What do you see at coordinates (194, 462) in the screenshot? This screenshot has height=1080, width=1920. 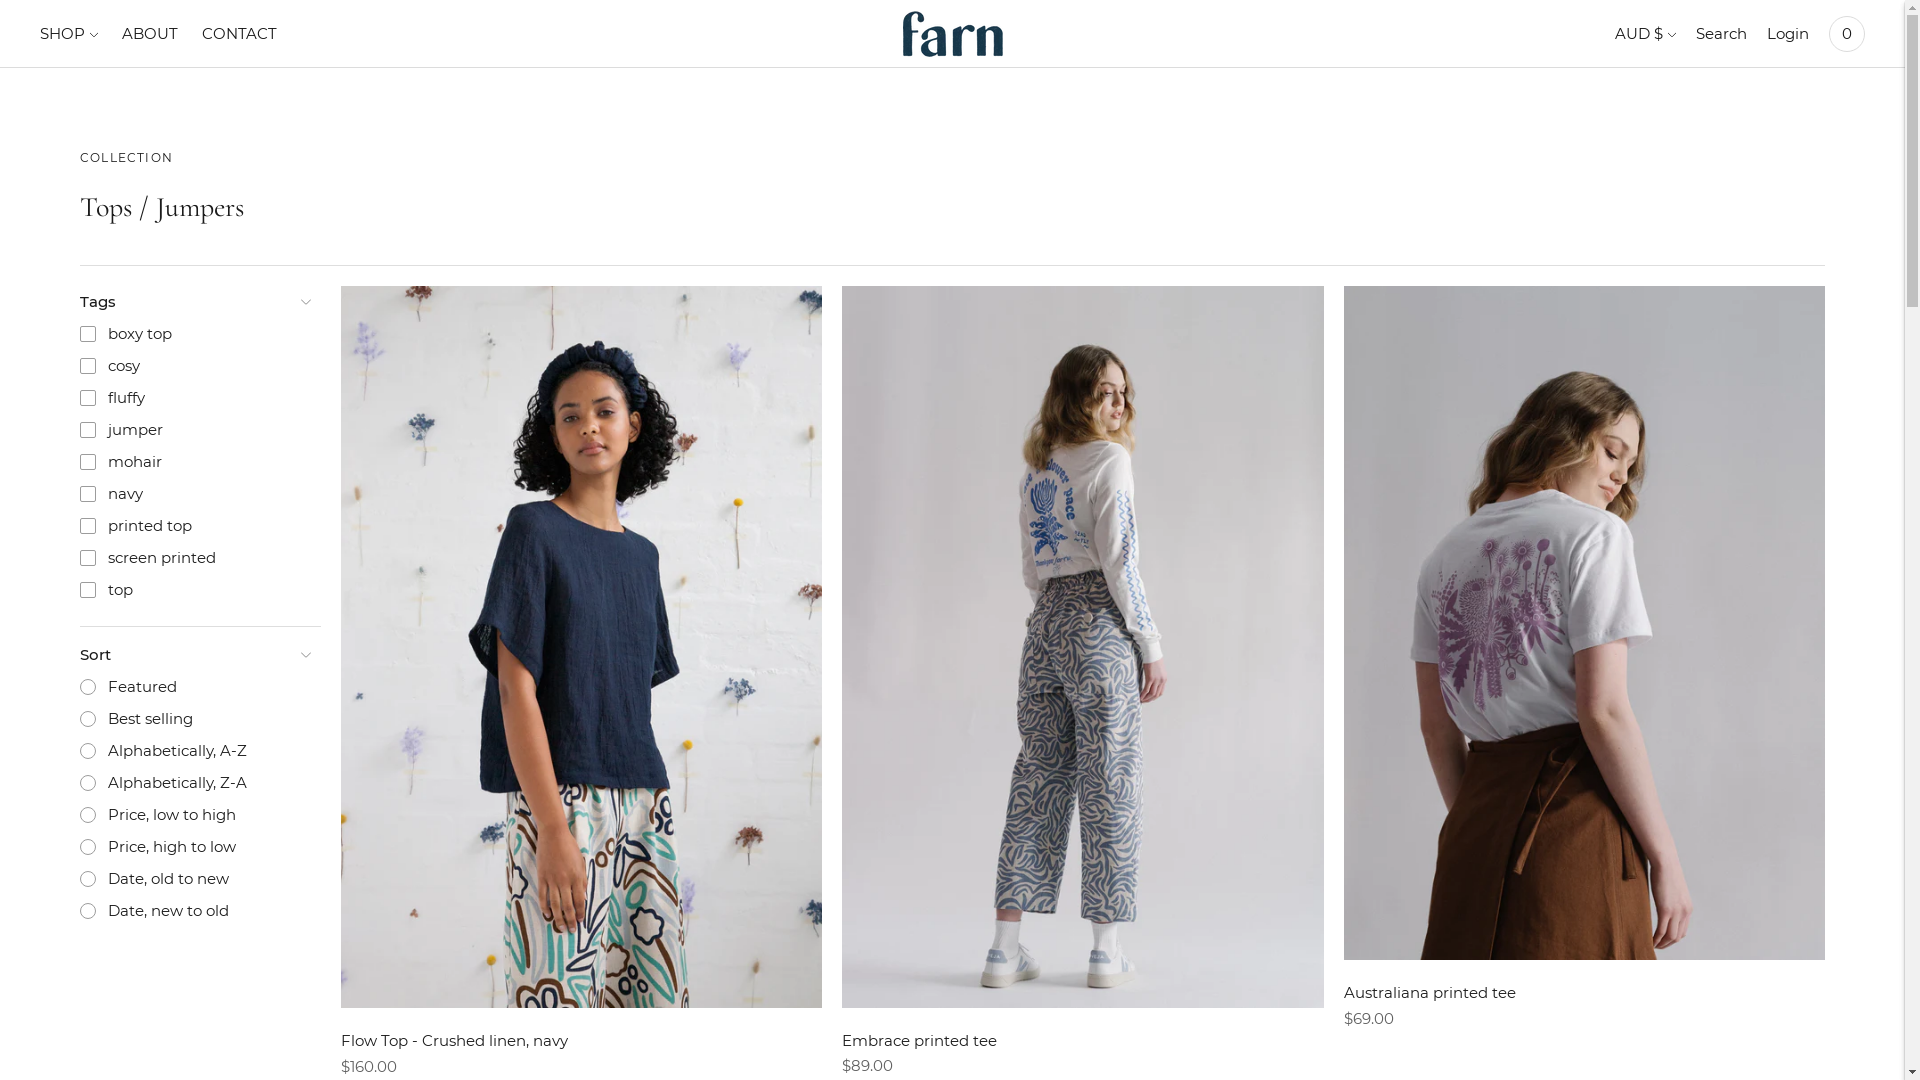 I see `'mohair'` at bounding box center [194, 462].